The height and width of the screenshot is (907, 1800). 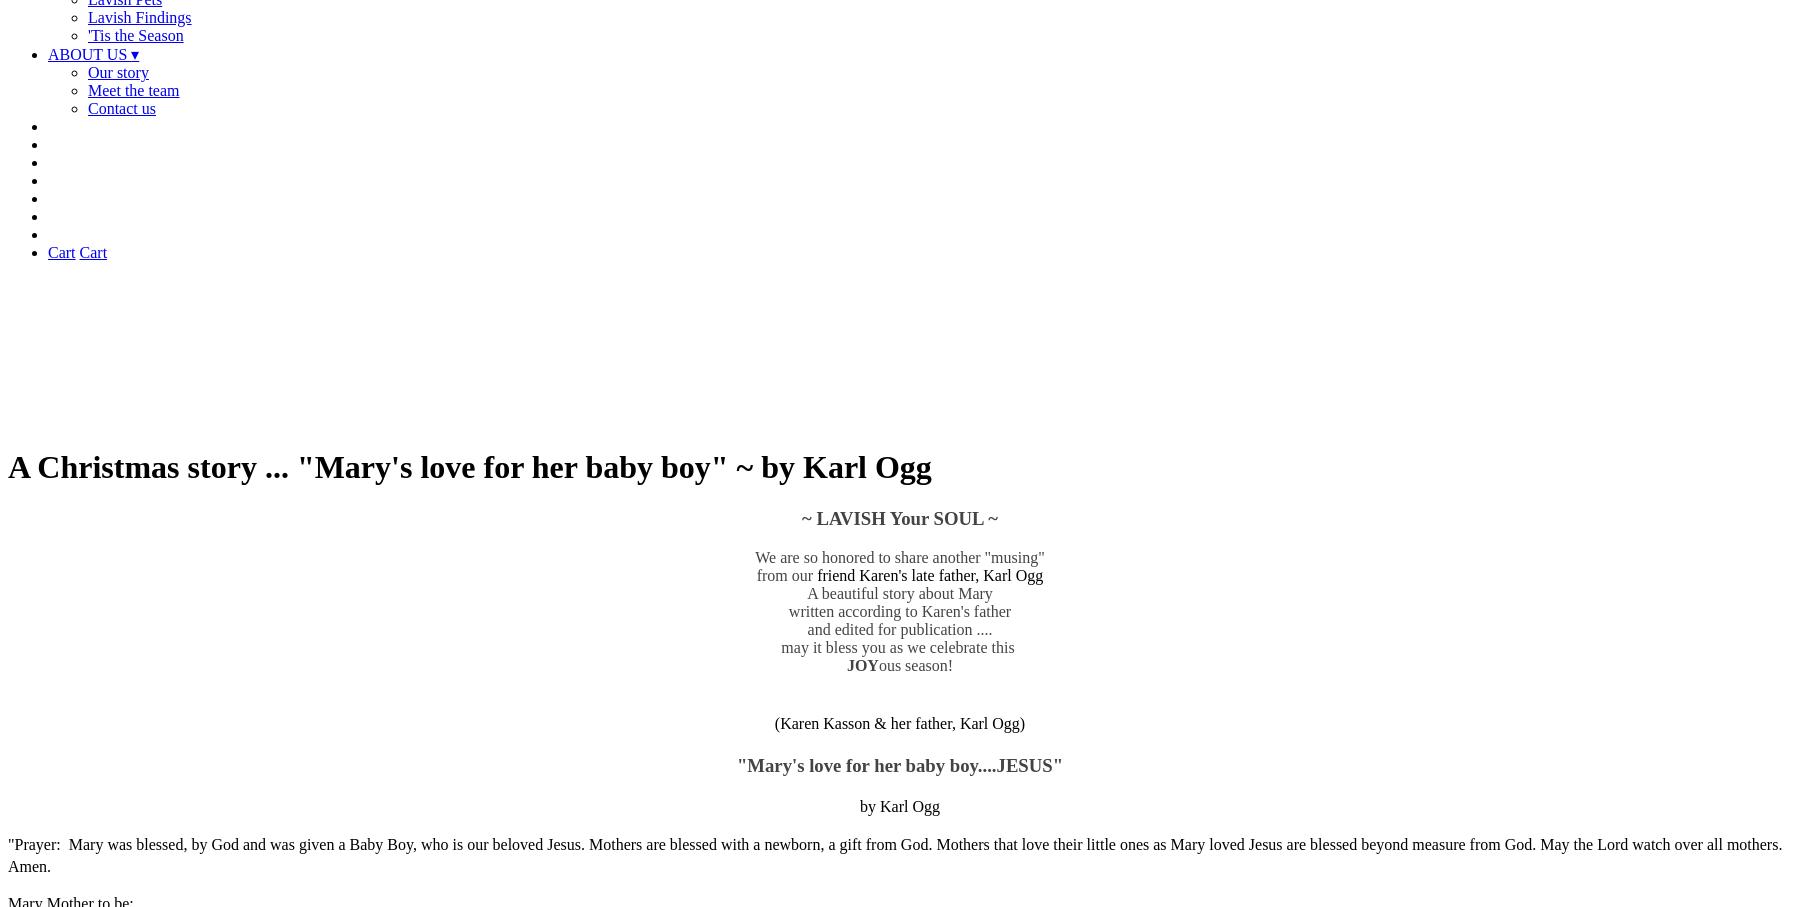 I want to click on 'friend Karen's late father, Karl Ogg', so click(x=929, y=574).